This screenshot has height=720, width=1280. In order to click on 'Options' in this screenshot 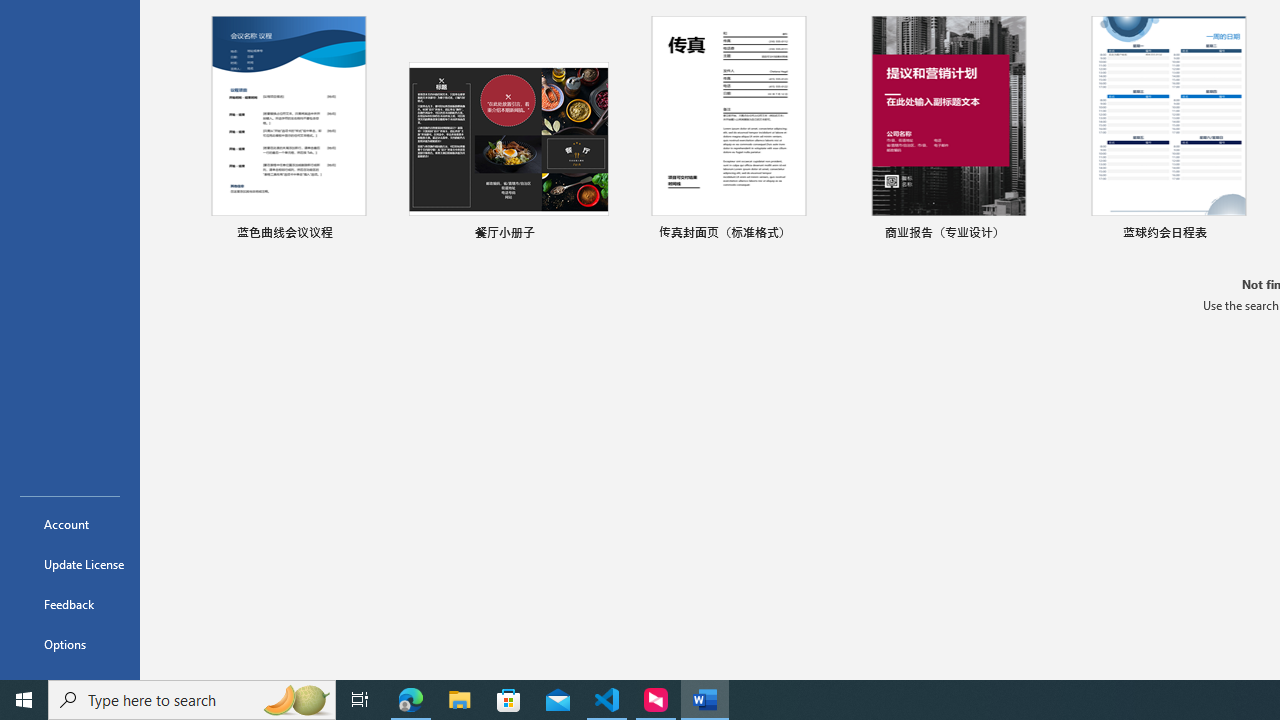, I will do `click(69, 644)`.